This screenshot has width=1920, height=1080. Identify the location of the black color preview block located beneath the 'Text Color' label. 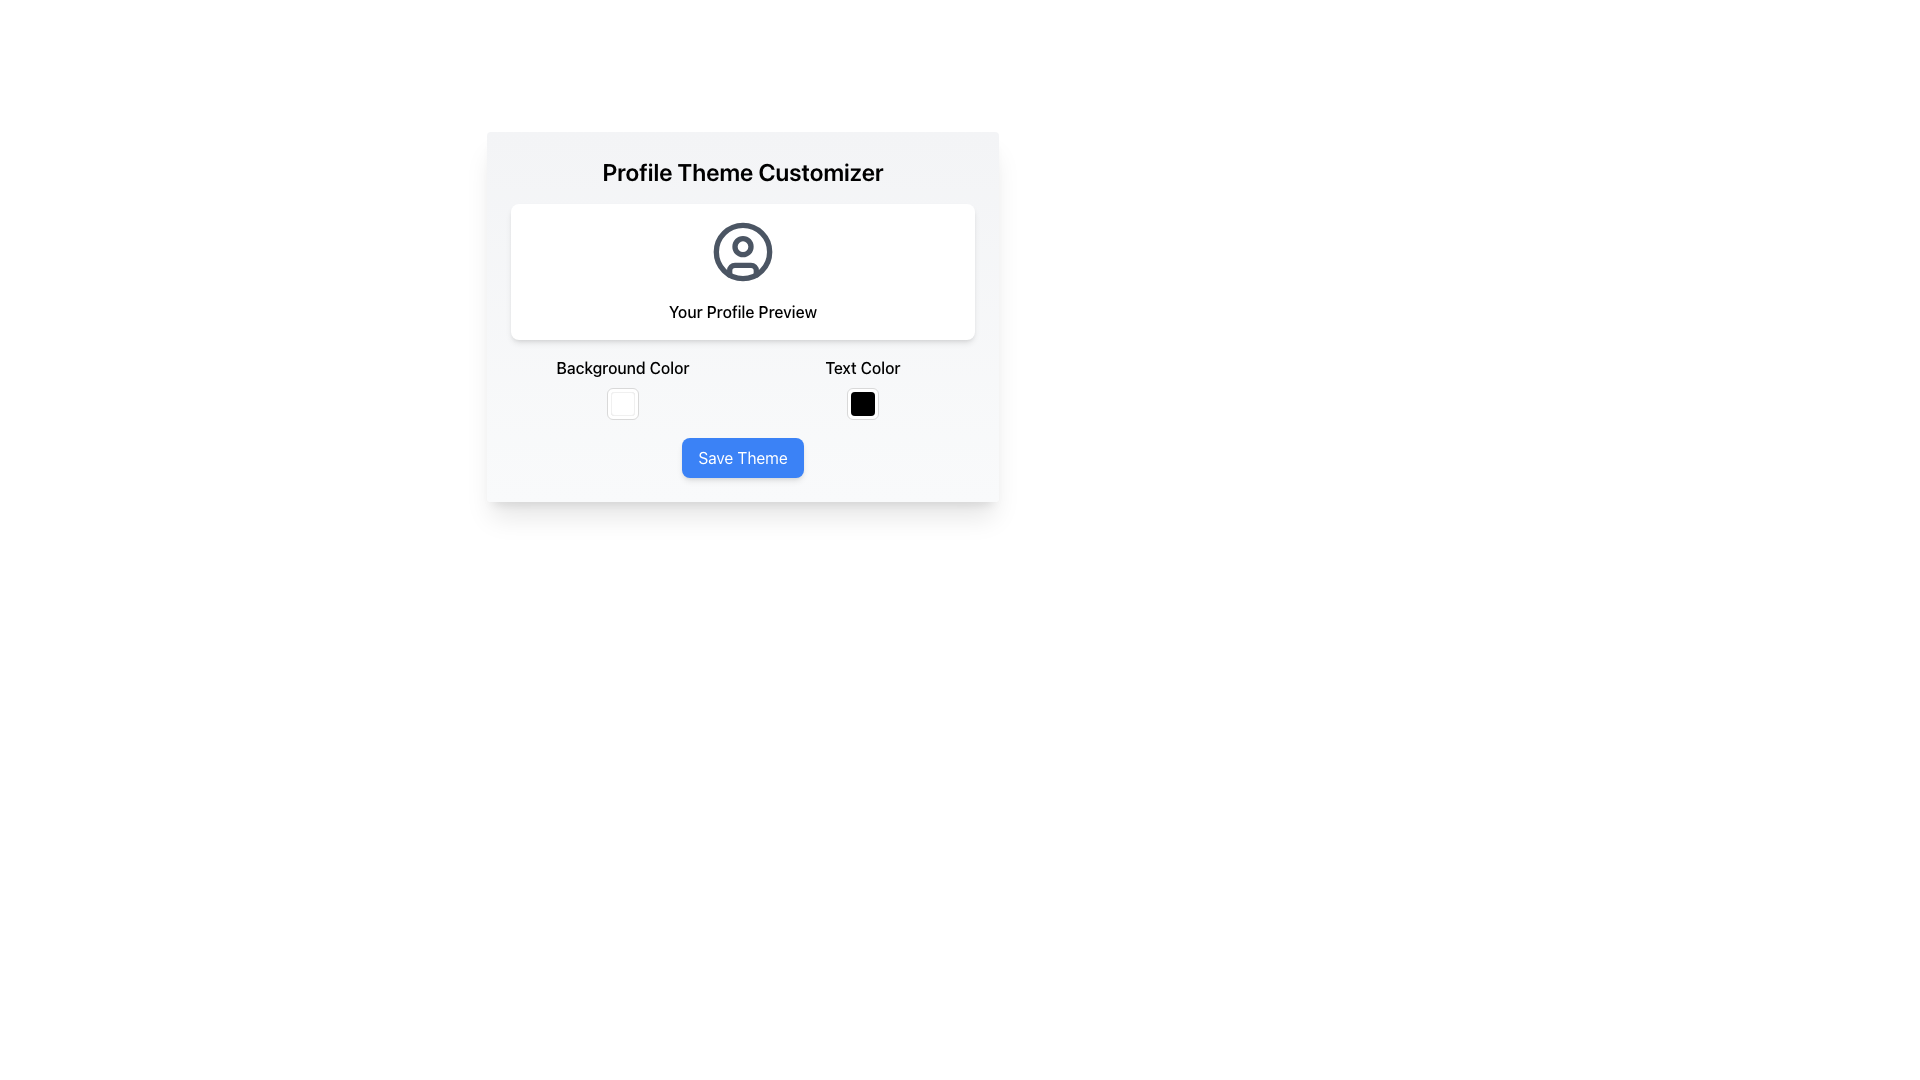
(863, 389).